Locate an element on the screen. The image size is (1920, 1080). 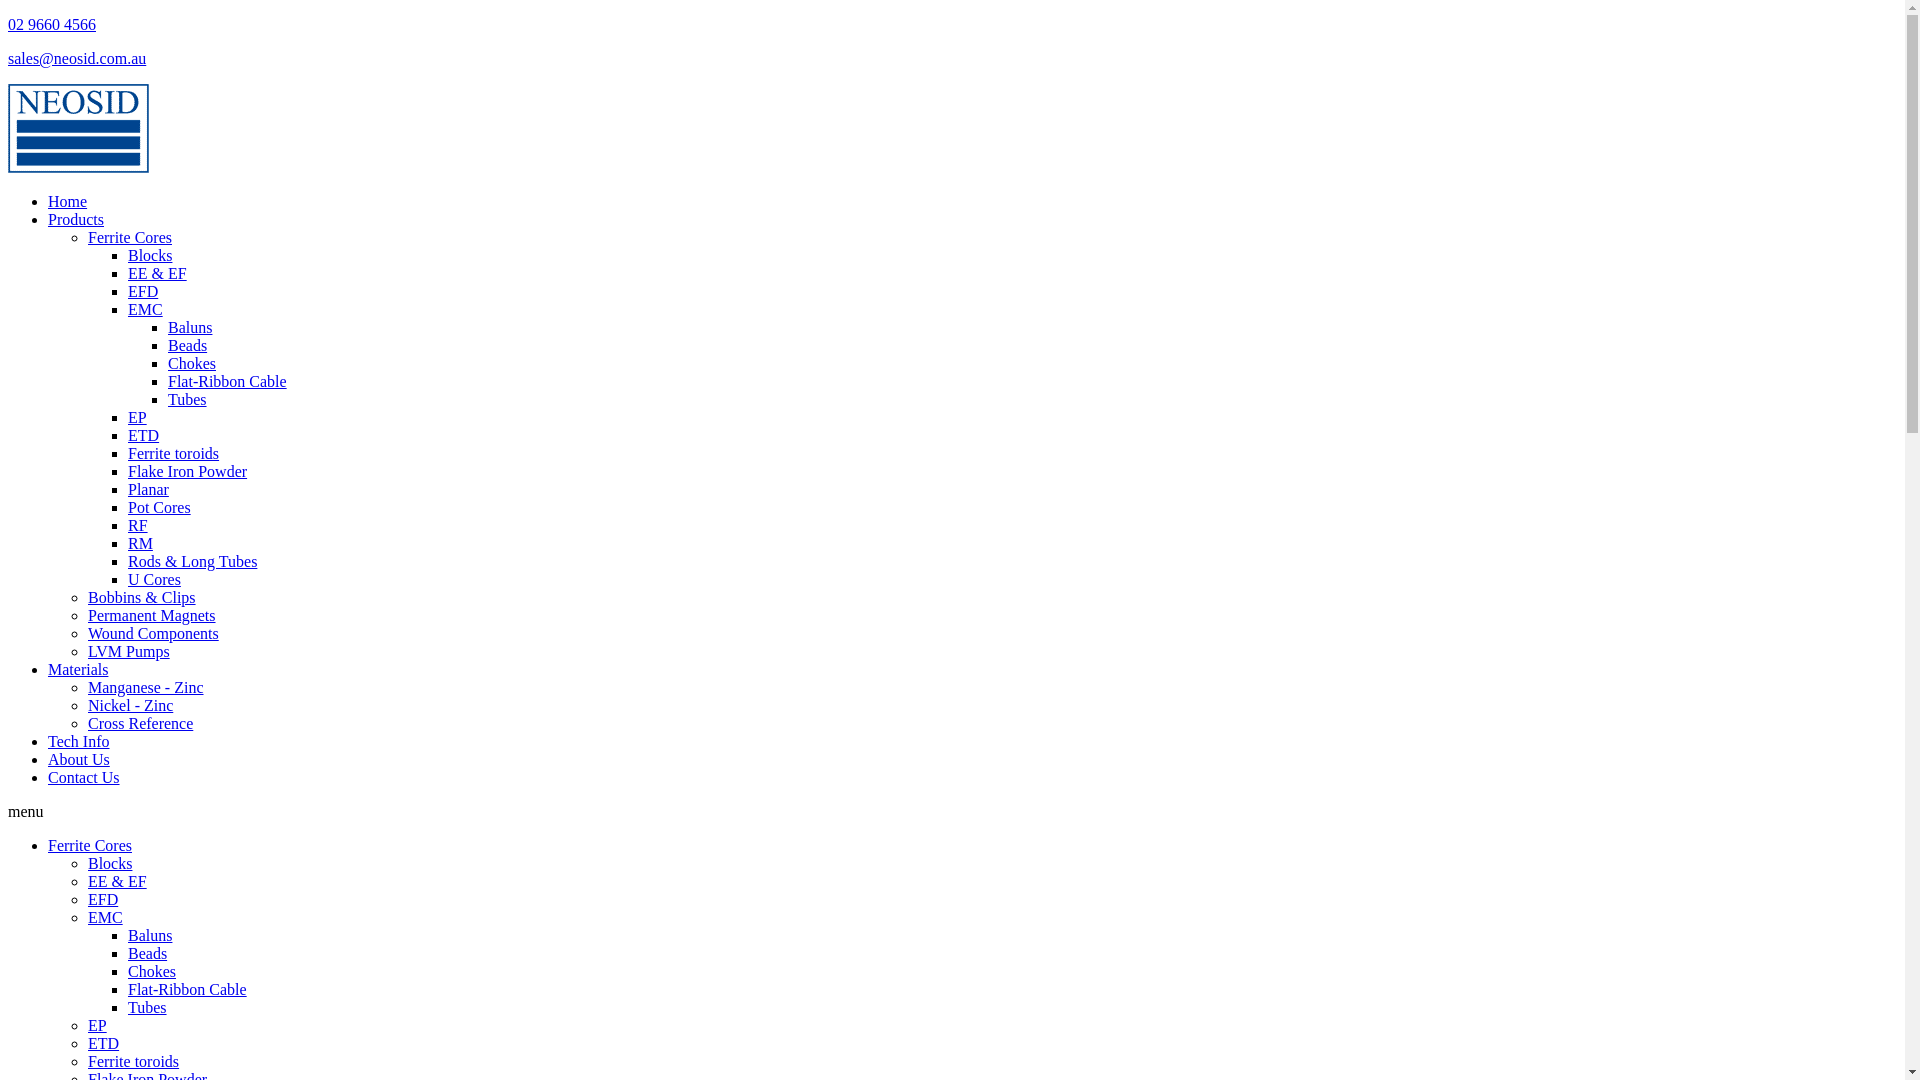
'Tubes' is located at coordinates (127, 1007).